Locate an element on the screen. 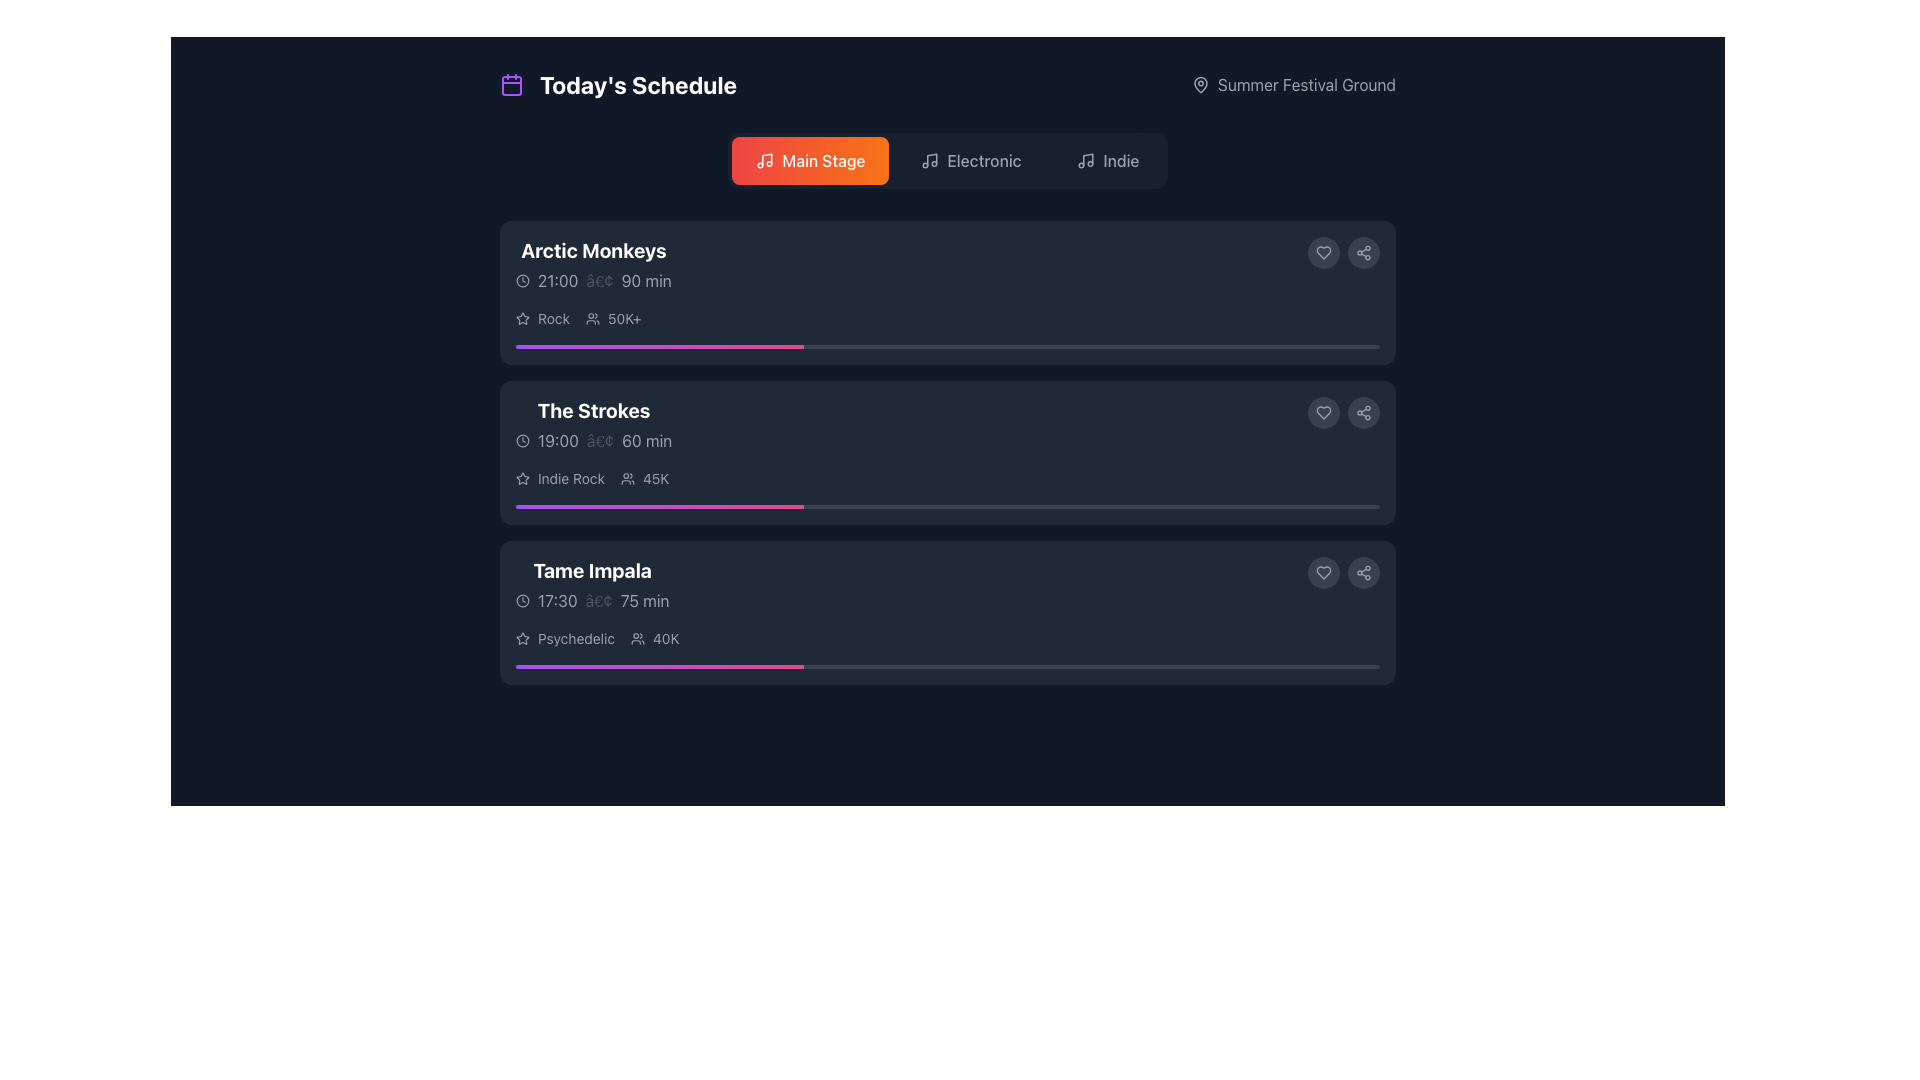 The image size is (1920, 1080). the progress level of the progress bar segment located beneath the event listing for 'Tame Impala', which indicates the progression in an event or task is located at coordinates (659, 667).